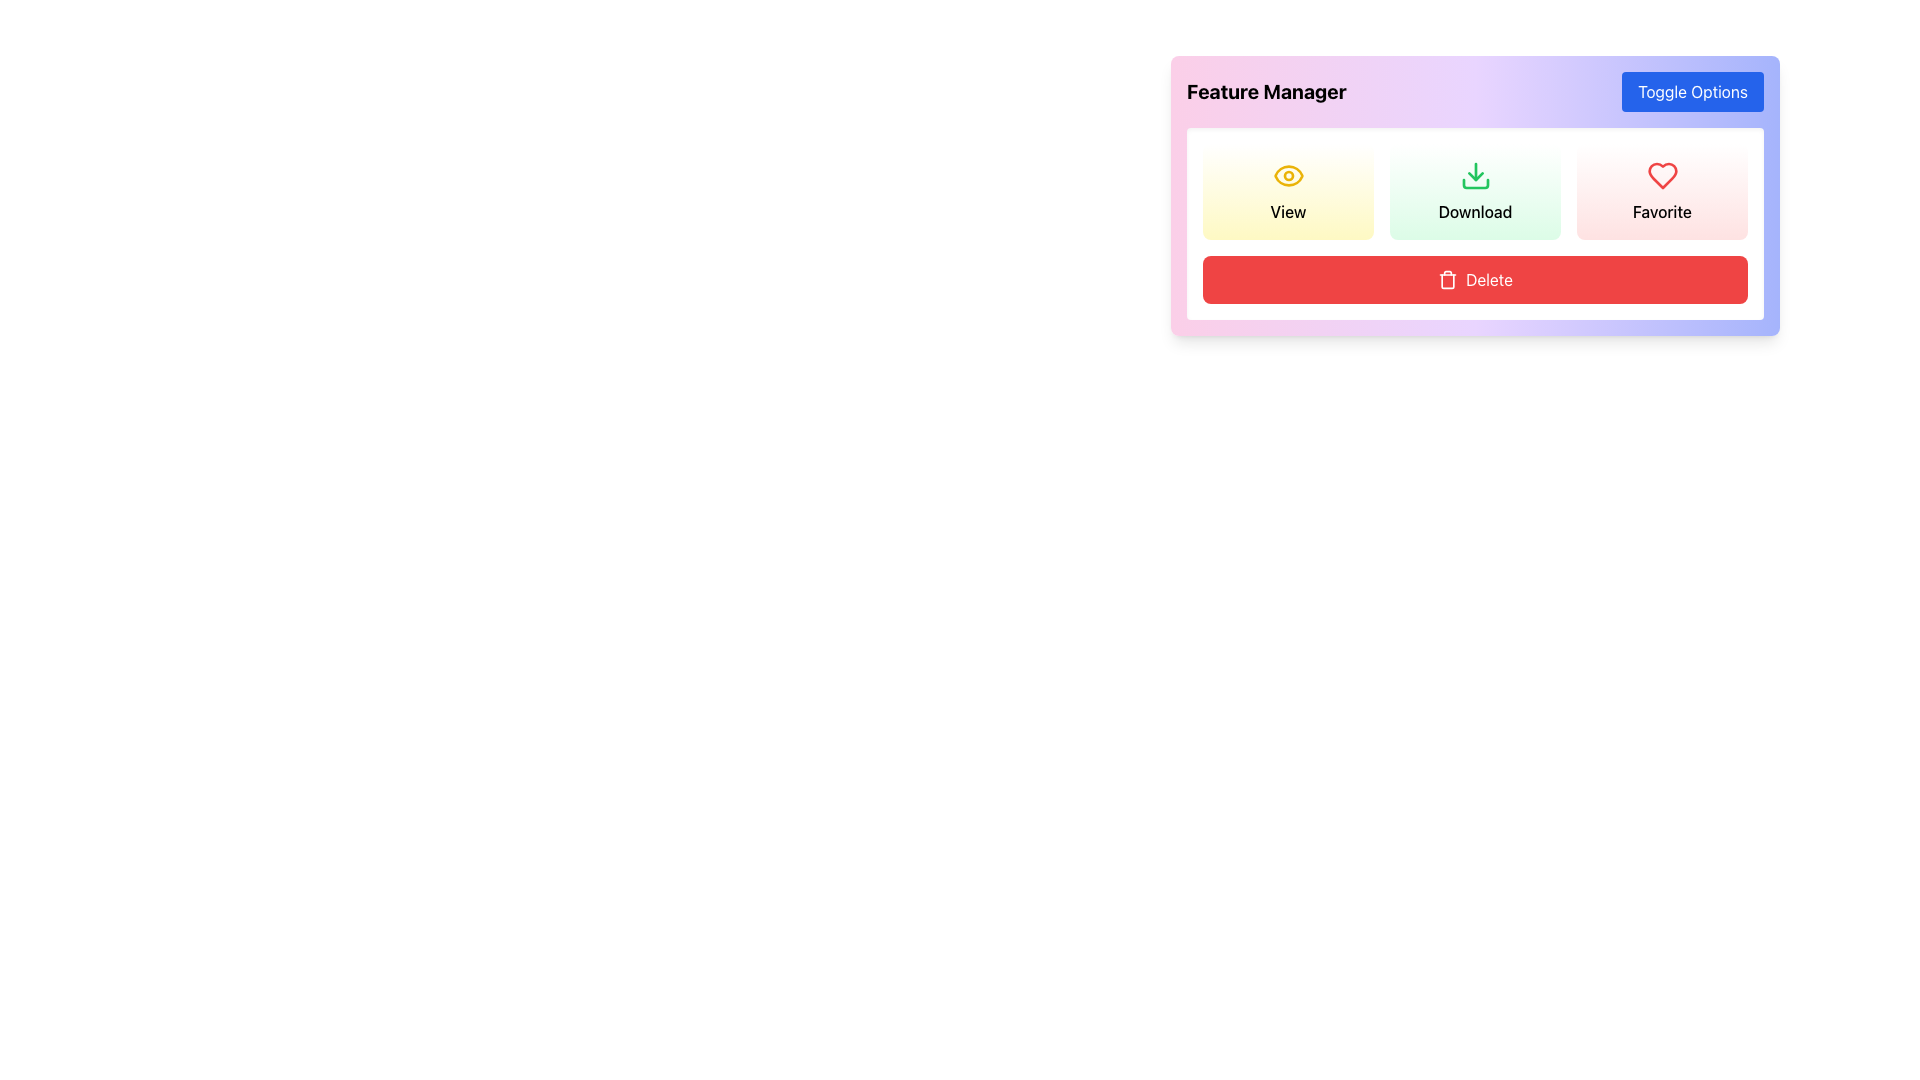 This screenshot has width=1920, height=1080. Describe the element at coordinates (1475, 192) in the screenshot. I see `the 'Download' button located in the second column of the grid, positioned above the 'Delete' button` at that location.